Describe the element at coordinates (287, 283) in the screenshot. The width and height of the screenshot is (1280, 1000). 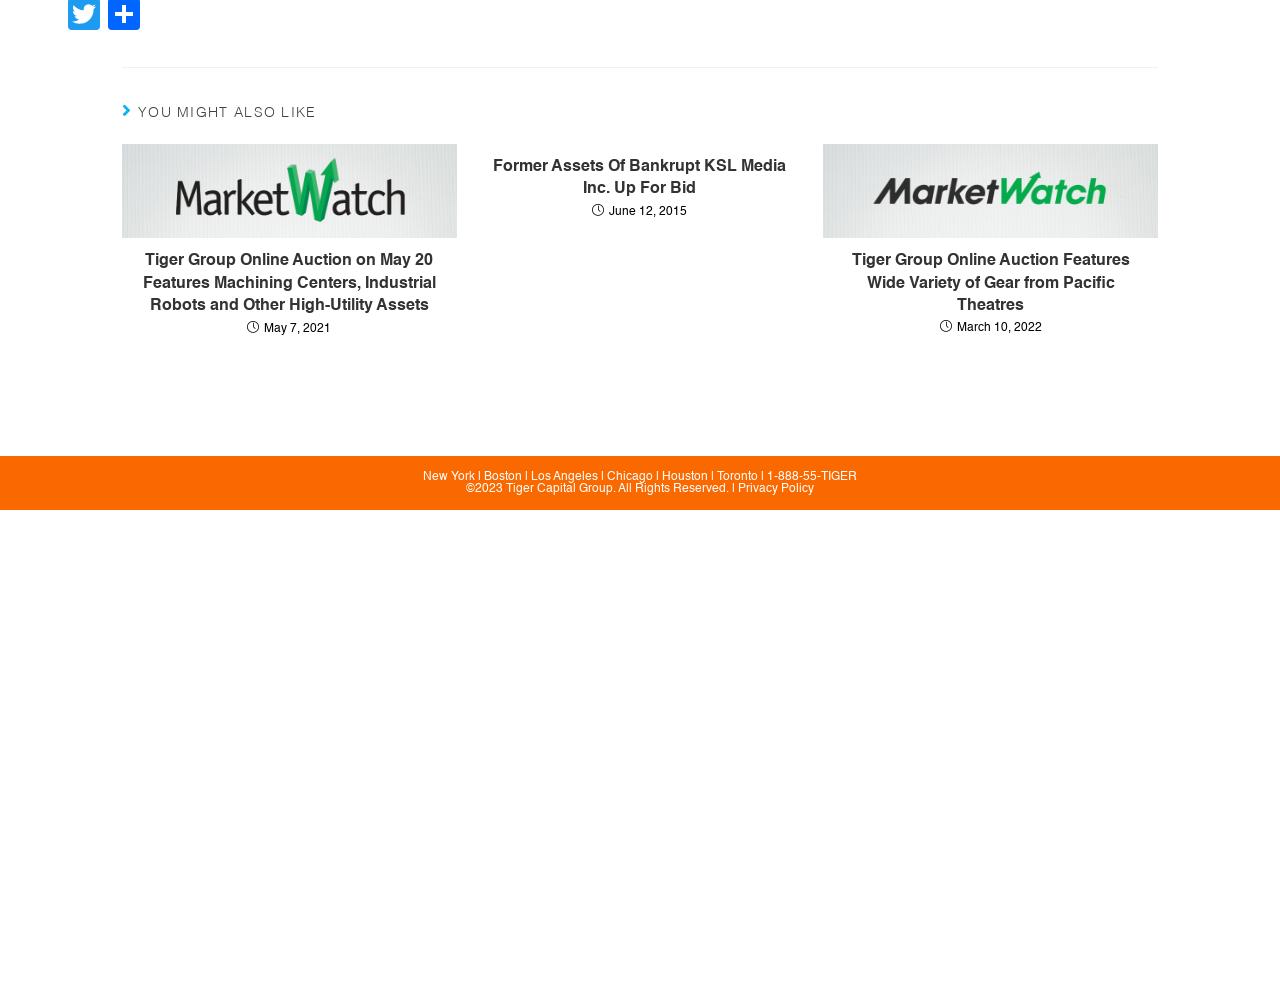
I see `'Tiger Group Online Auction on May 20 Features Machining Centers, Industrial Robots and Other High-Utility Assets'` at that location.